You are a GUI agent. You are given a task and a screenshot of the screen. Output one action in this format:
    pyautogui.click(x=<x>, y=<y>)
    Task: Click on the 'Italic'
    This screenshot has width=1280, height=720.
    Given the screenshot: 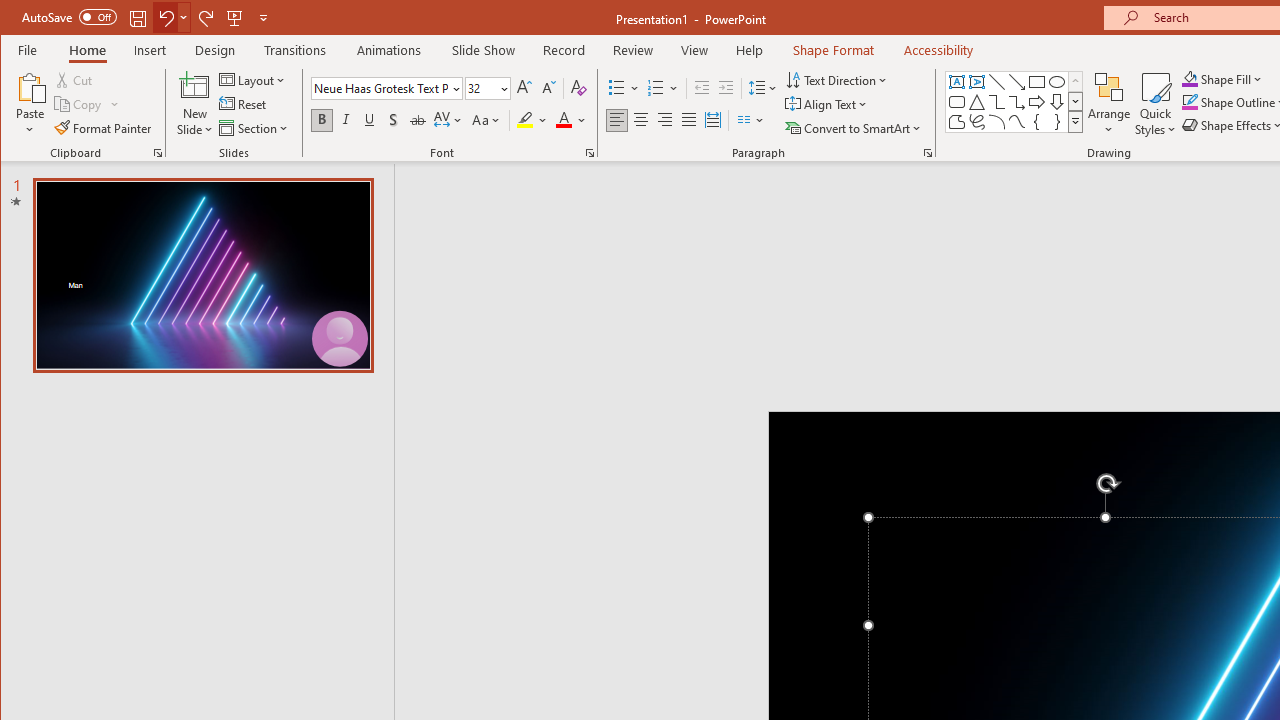 What is the action you would take?
    pyautogui.click(x=346, y=120)
    